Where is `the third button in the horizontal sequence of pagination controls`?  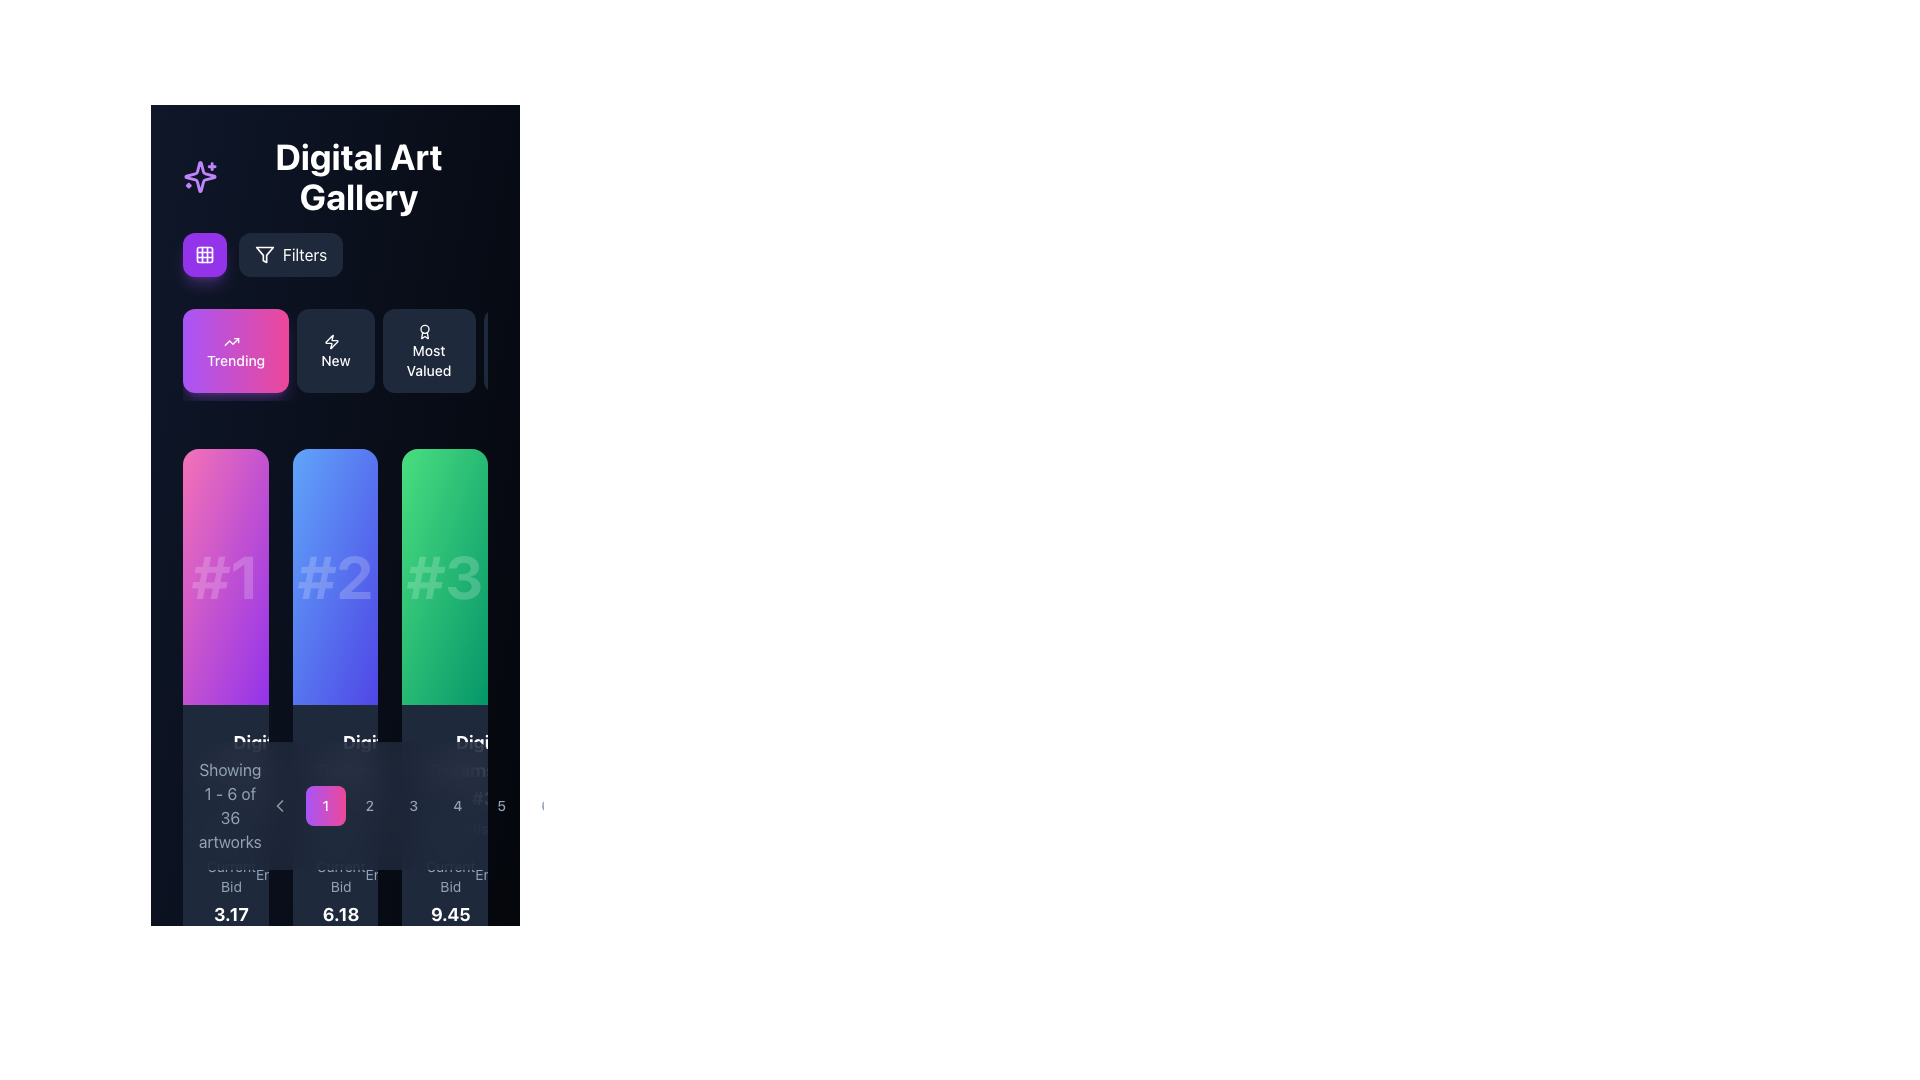 the third button in the horizontal sequence of pagination controls is located at coordinates (412, 805).